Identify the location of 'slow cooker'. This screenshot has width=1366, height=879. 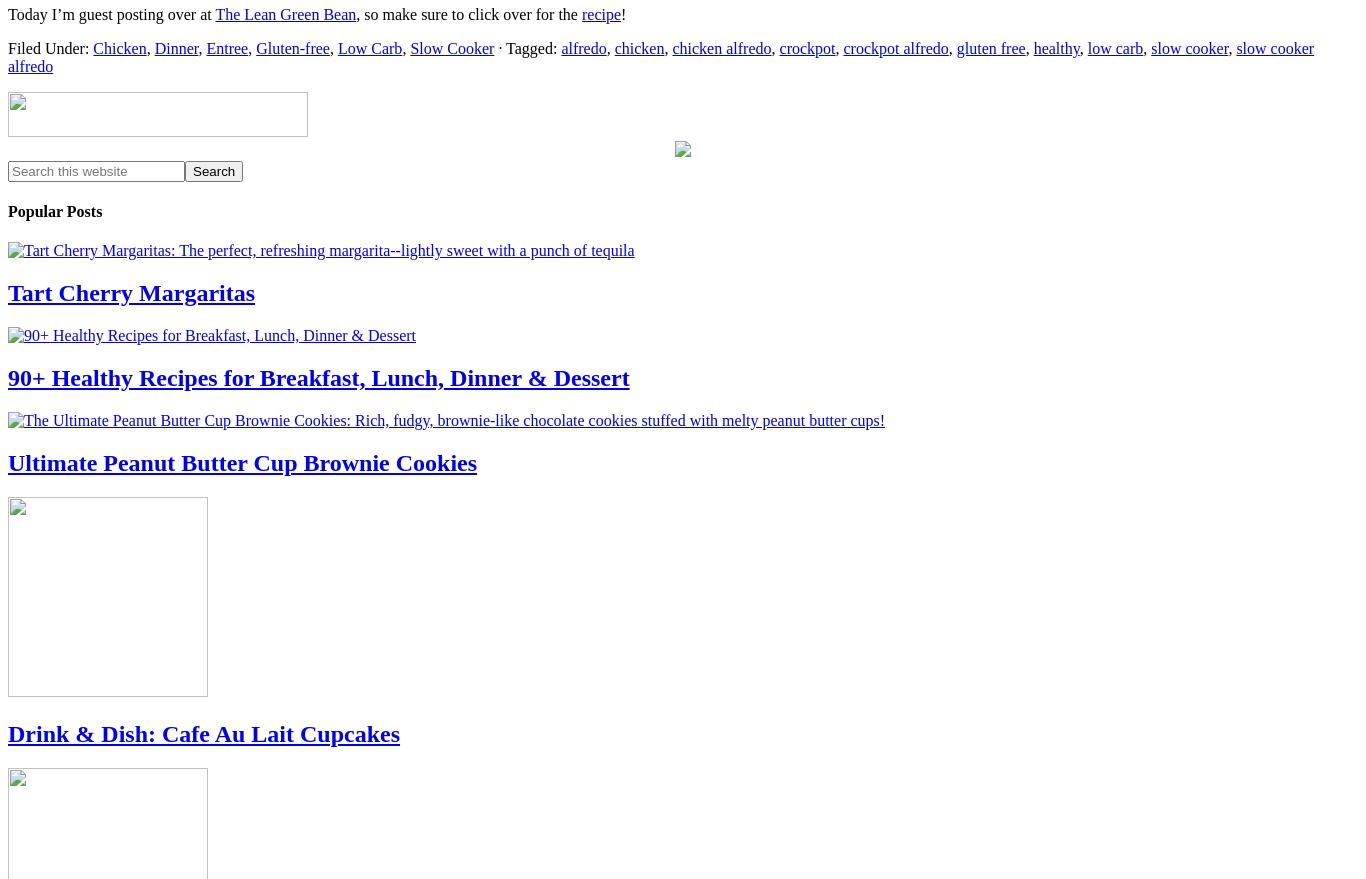
(1189, 47).